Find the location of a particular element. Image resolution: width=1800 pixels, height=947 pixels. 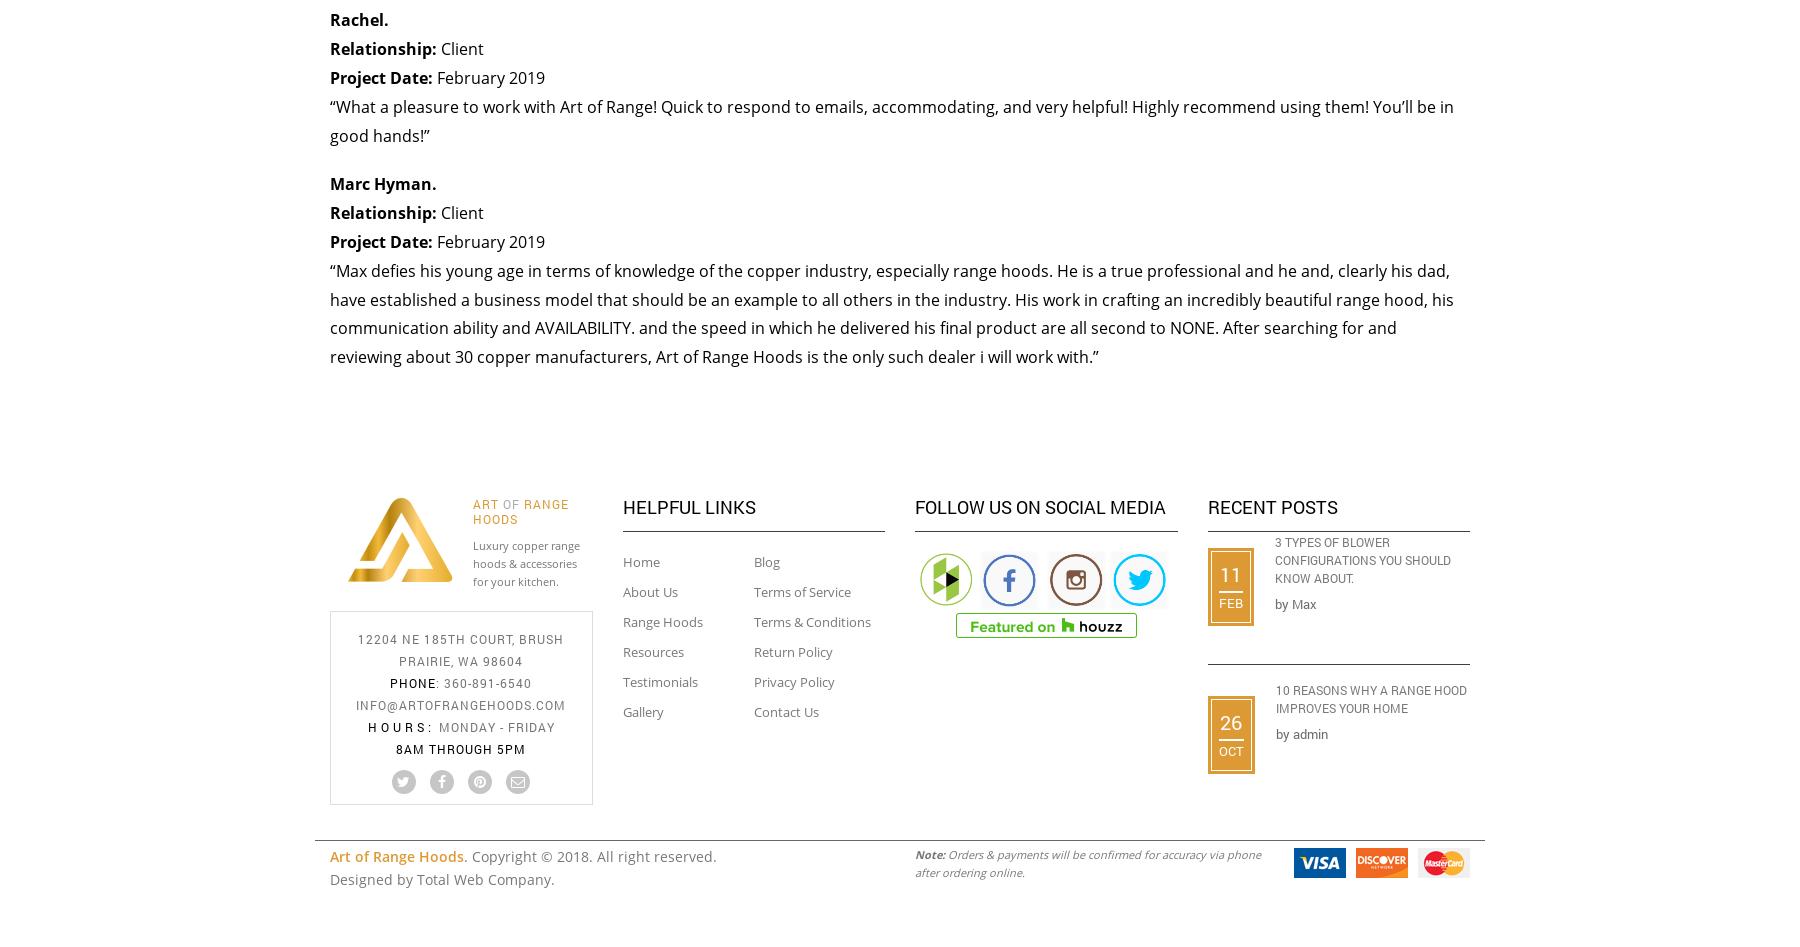

'Feb' is located at coordinates (1228, 602).